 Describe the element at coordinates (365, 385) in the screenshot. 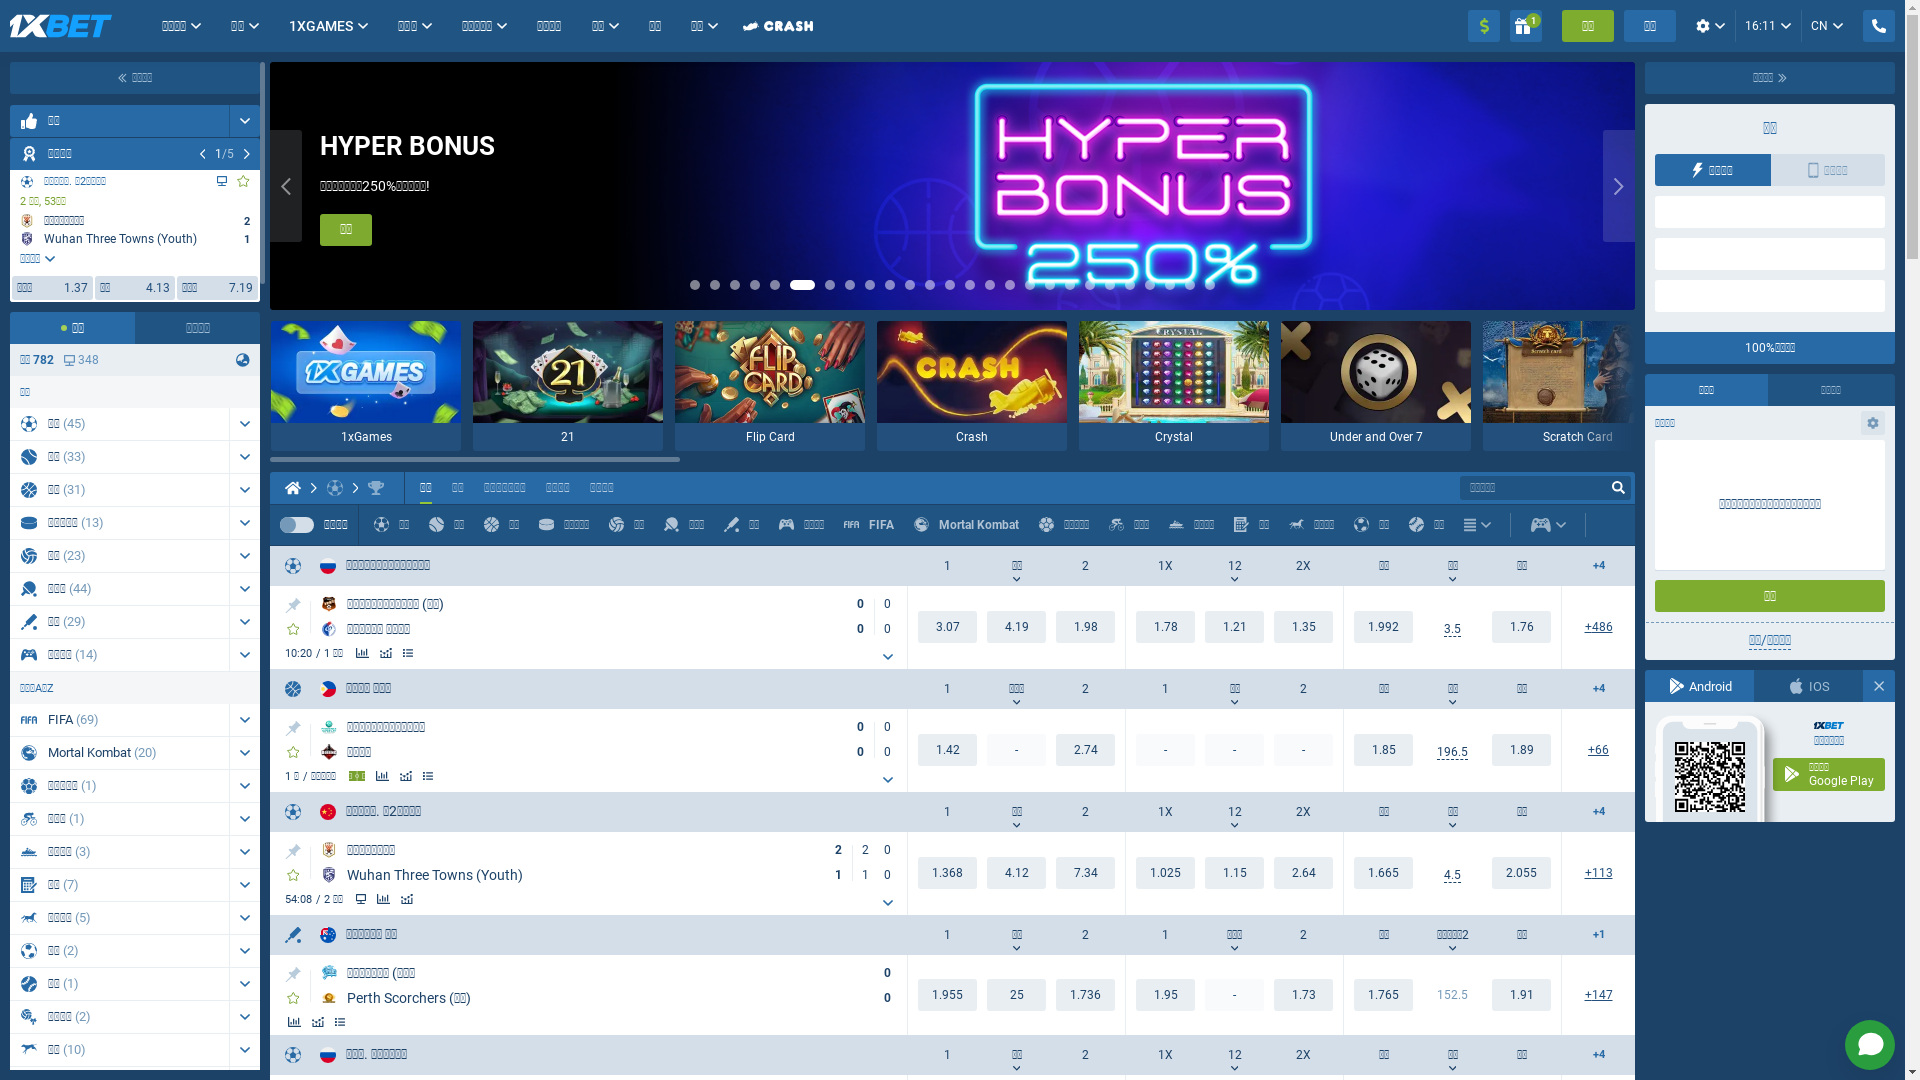

I see `'1xGames'` at that location.